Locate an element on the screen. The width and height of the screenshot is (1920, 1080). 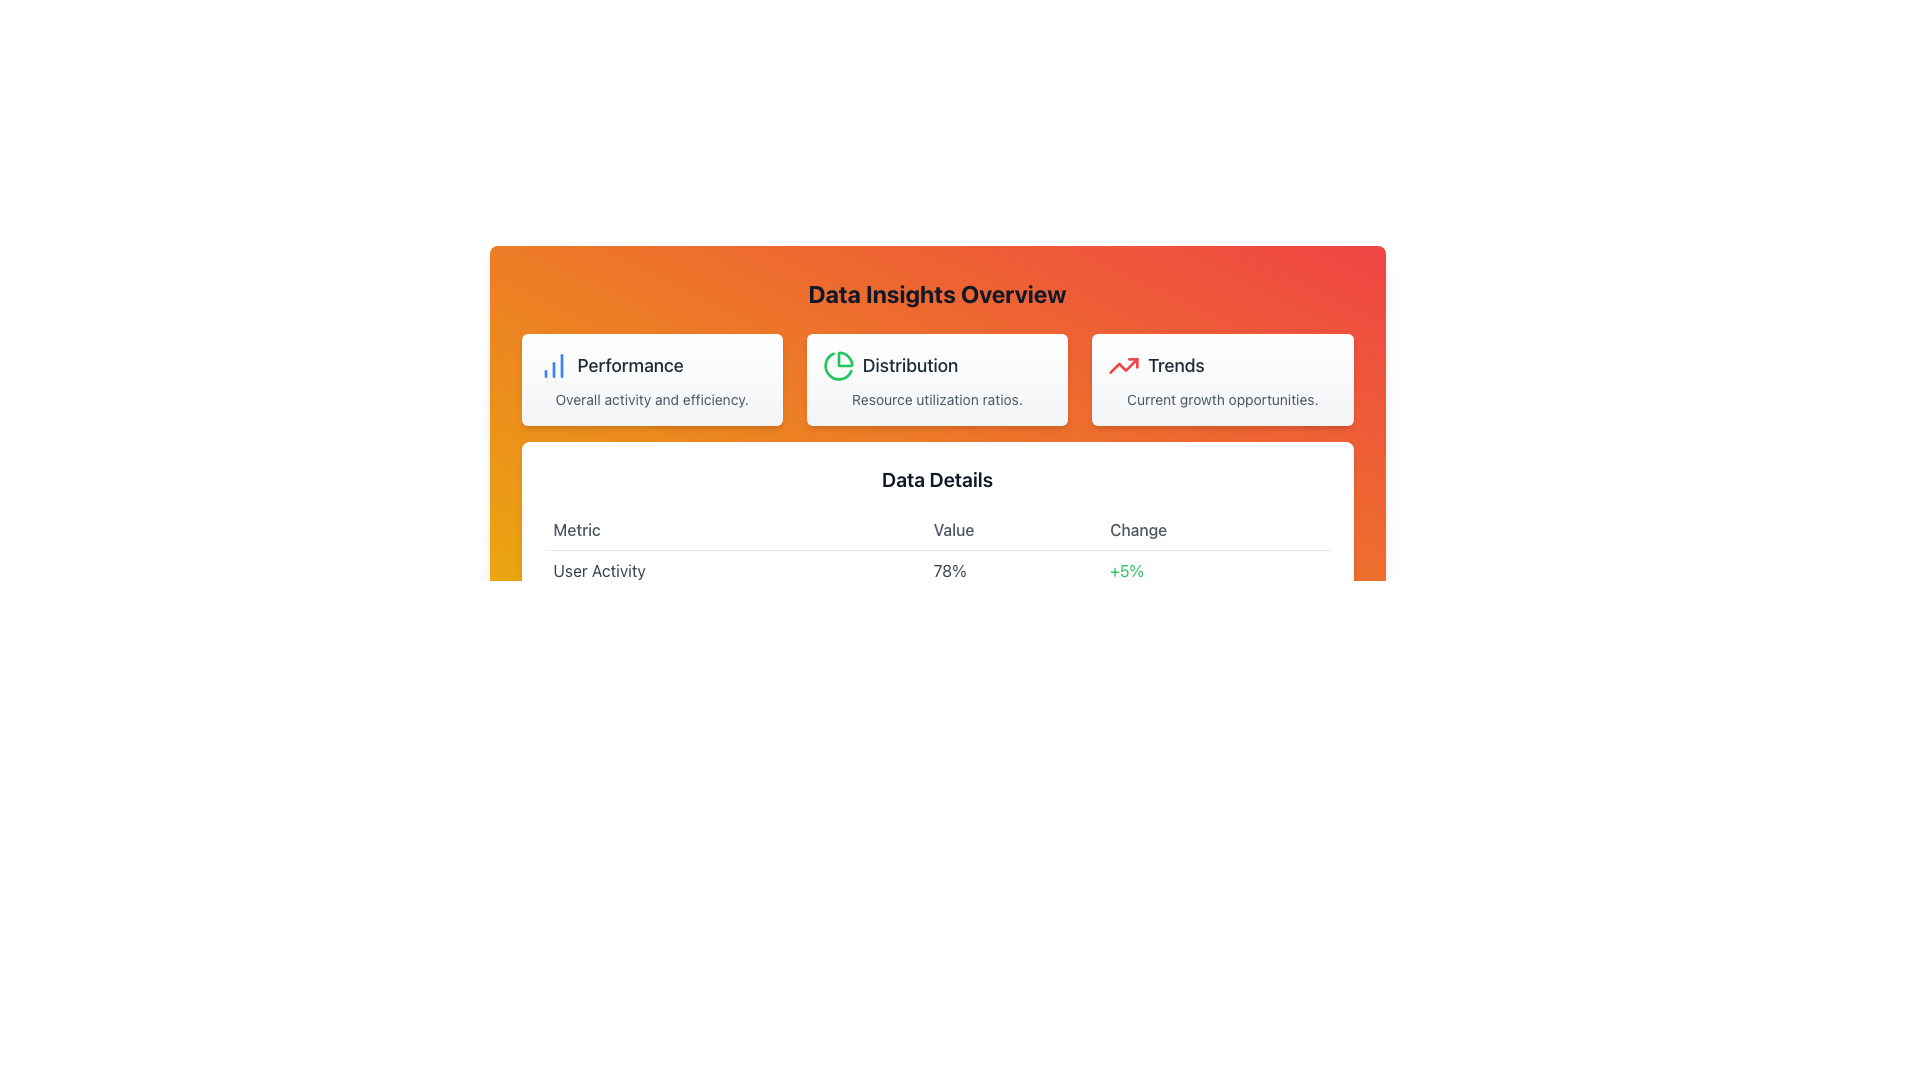
the 'Performance' text label, which is styled in a larger, bold dark gray font and has a small blue bar chart icon to its left, located at the top-left of the first card in a series of three horizontal cards is located at coordinates (652, 366).